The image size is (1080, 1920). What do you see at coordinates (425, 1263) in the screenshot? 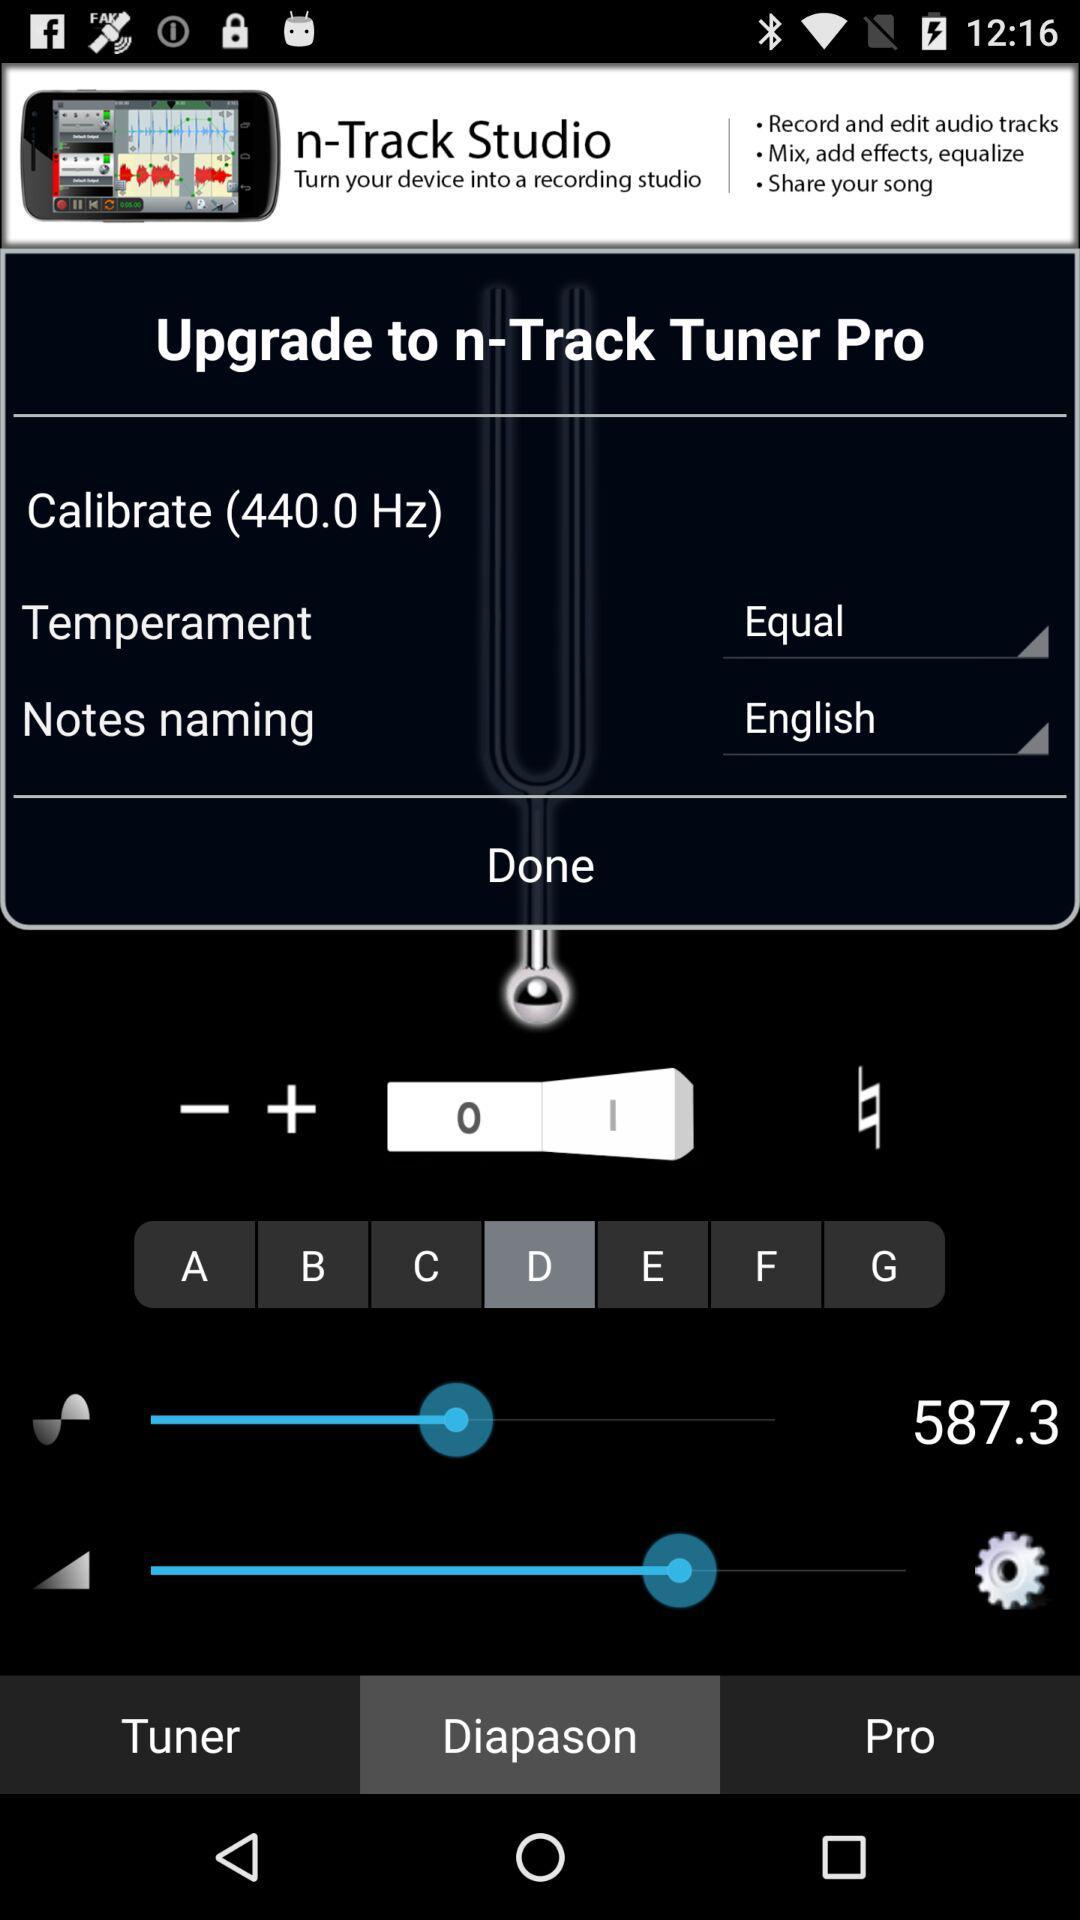
I see `the radio button next to the b icon` at bounding box center [425, 1263].